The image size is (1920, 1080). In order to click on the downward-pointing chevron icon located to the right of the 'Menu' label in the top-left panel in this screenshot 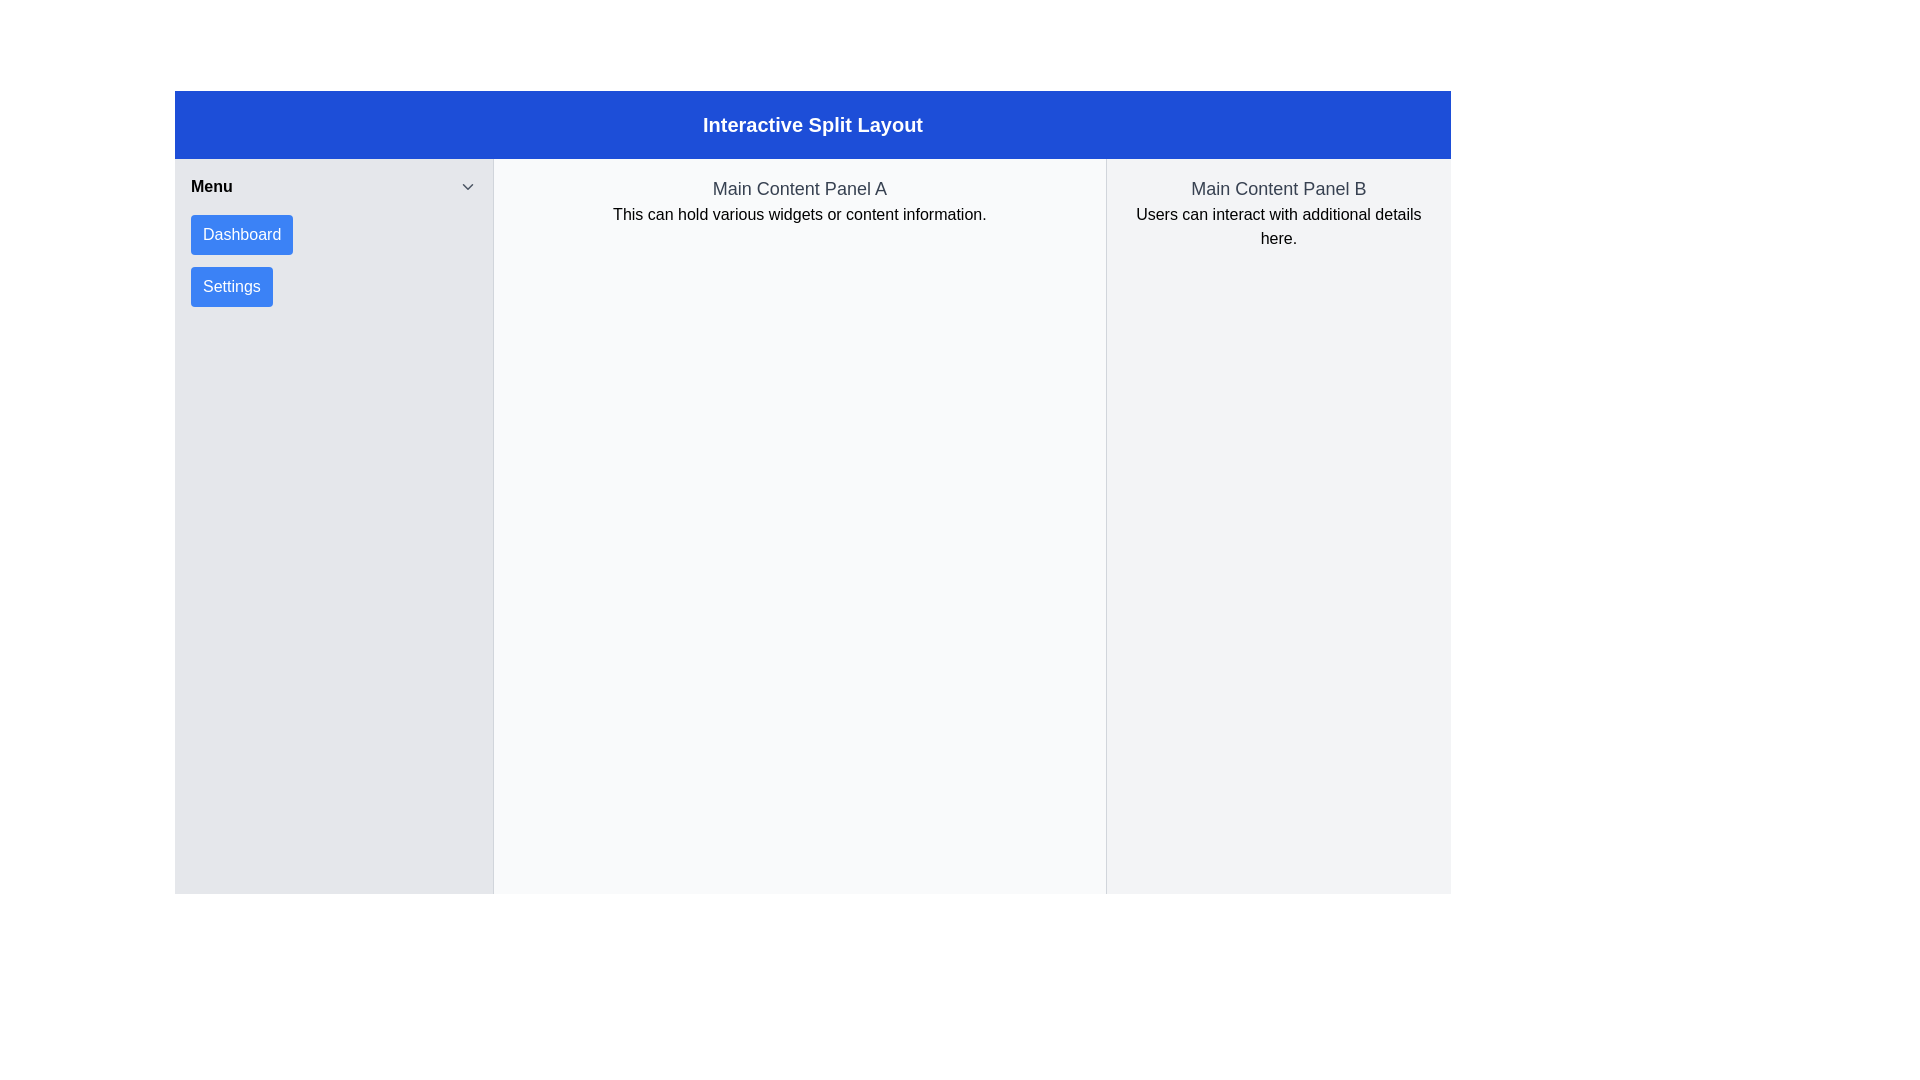, I will do `click(466, 186)`.